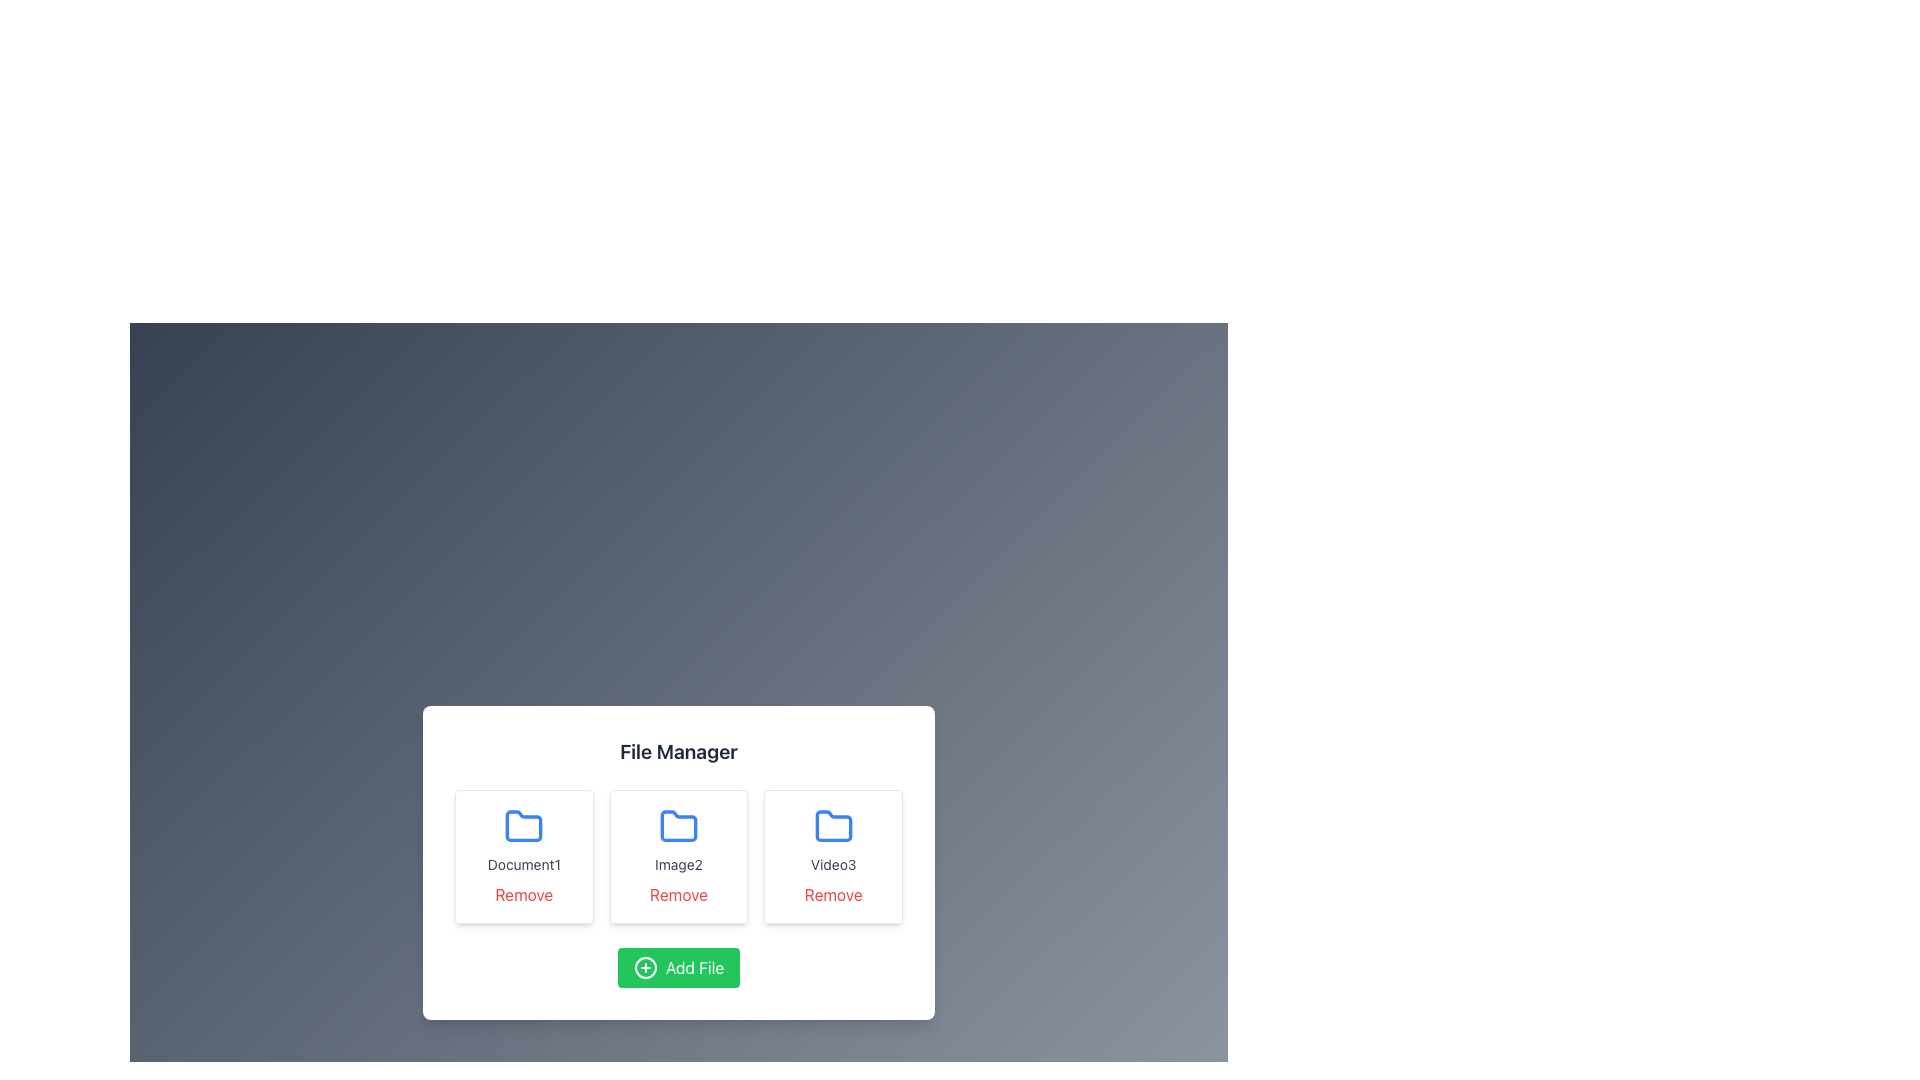 The image size is (1920, 1080). Describe the element at coordinates (524, 826) in the screenshot. I see `the folder icon that represents a file categorization, located directly above the label 'Document1' and the 'Remove' button` at that location.